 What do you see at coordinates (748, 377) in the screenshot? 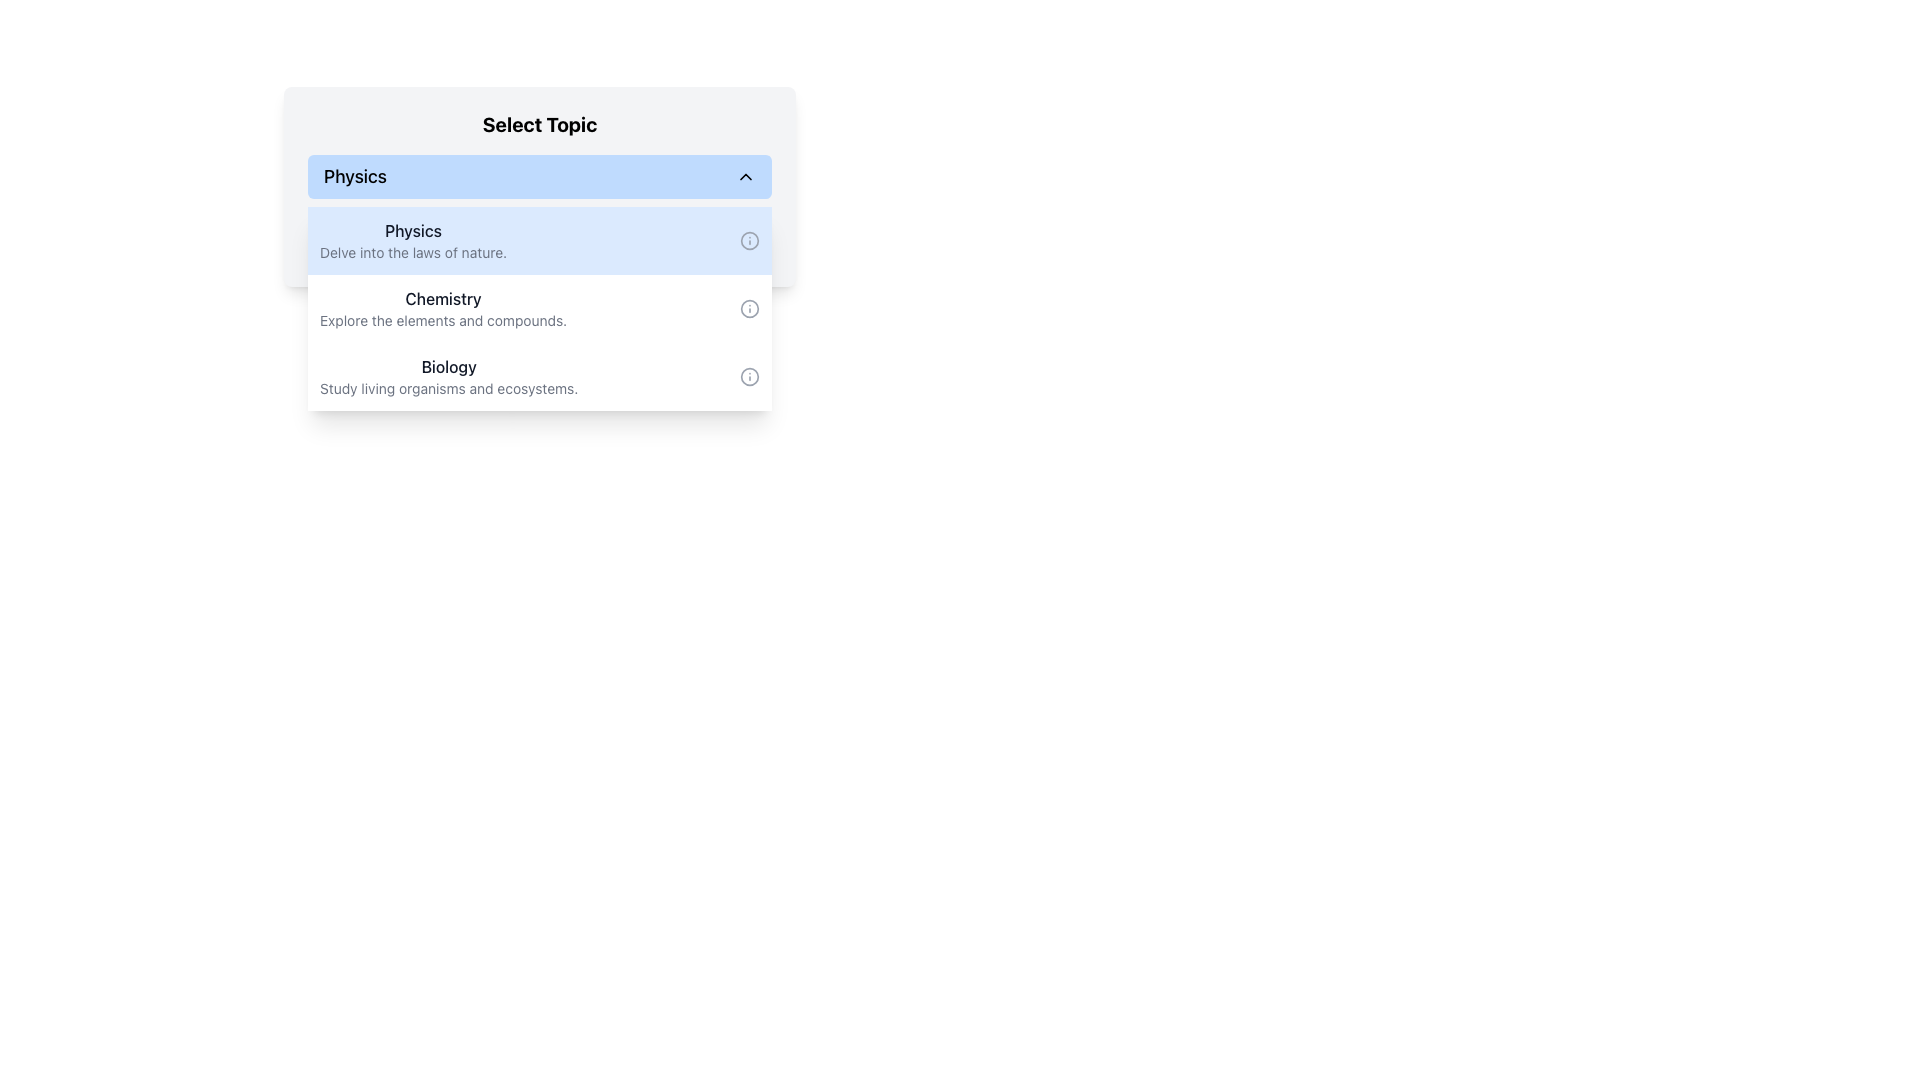
I see `the information icon located to the far-right of the 'Biology' section` at bounding box center [748, 377].